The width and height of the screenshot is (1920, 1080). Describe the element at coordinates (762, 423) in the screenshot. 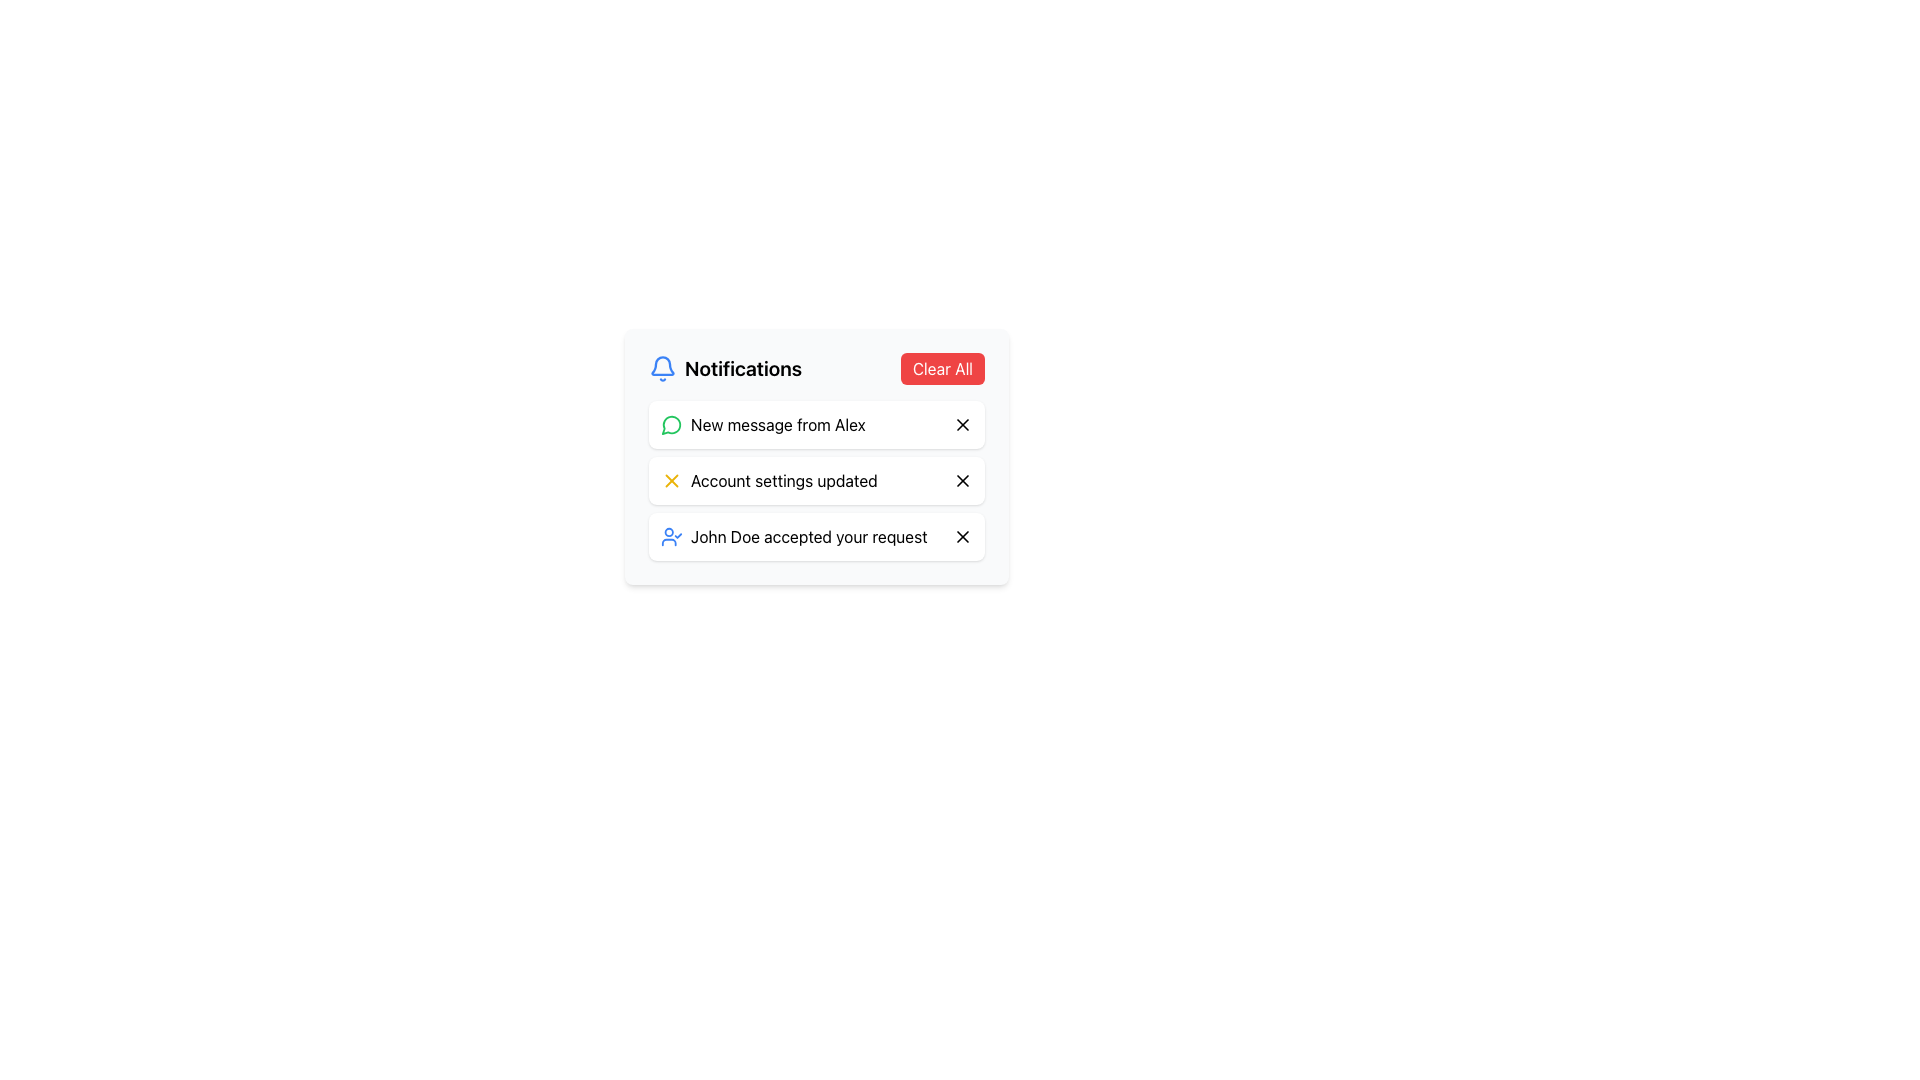

I see `the first notification entry titled 'New message from Alex' with a green message bubble icon, located under the 'Notifications' header` at that location.